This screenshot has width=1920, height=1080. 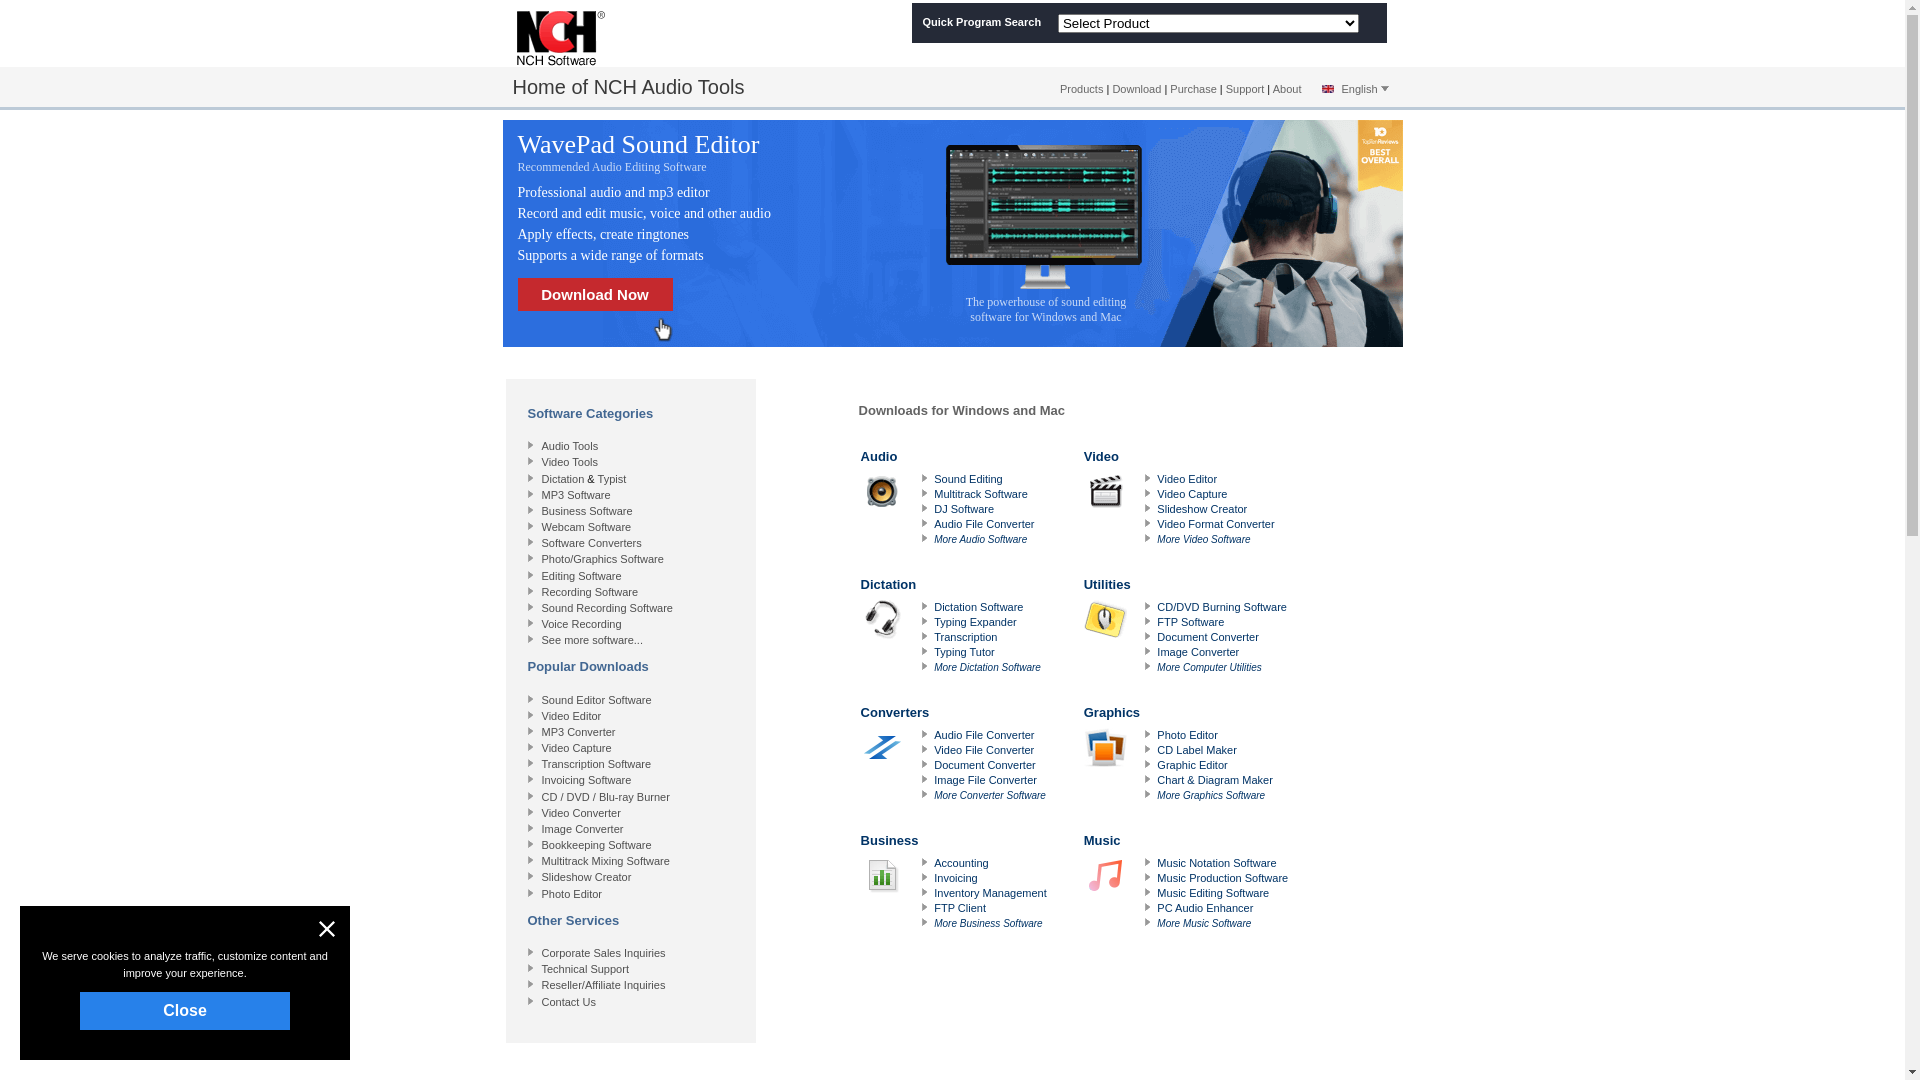 I want to click on 'Sound Editing', so click(x=933, y=478).